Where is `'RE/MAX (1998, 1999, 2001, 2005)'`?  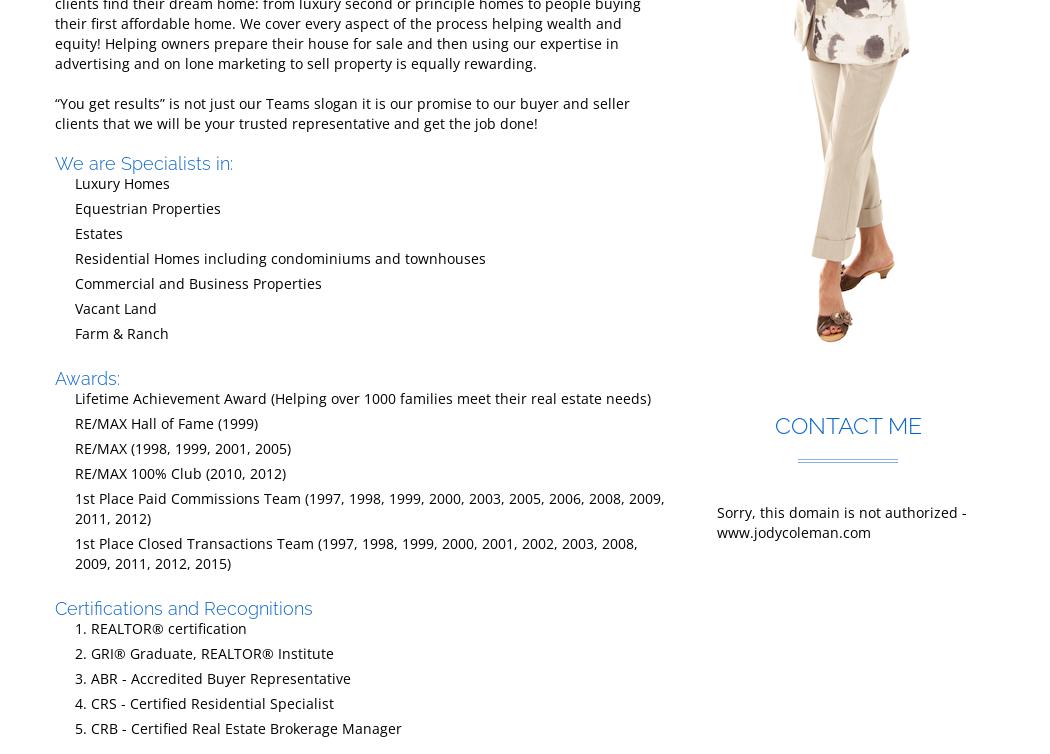
'RE/MAX (1998, 1999, 2001, 2005)' is located at coordinates (183, 447).